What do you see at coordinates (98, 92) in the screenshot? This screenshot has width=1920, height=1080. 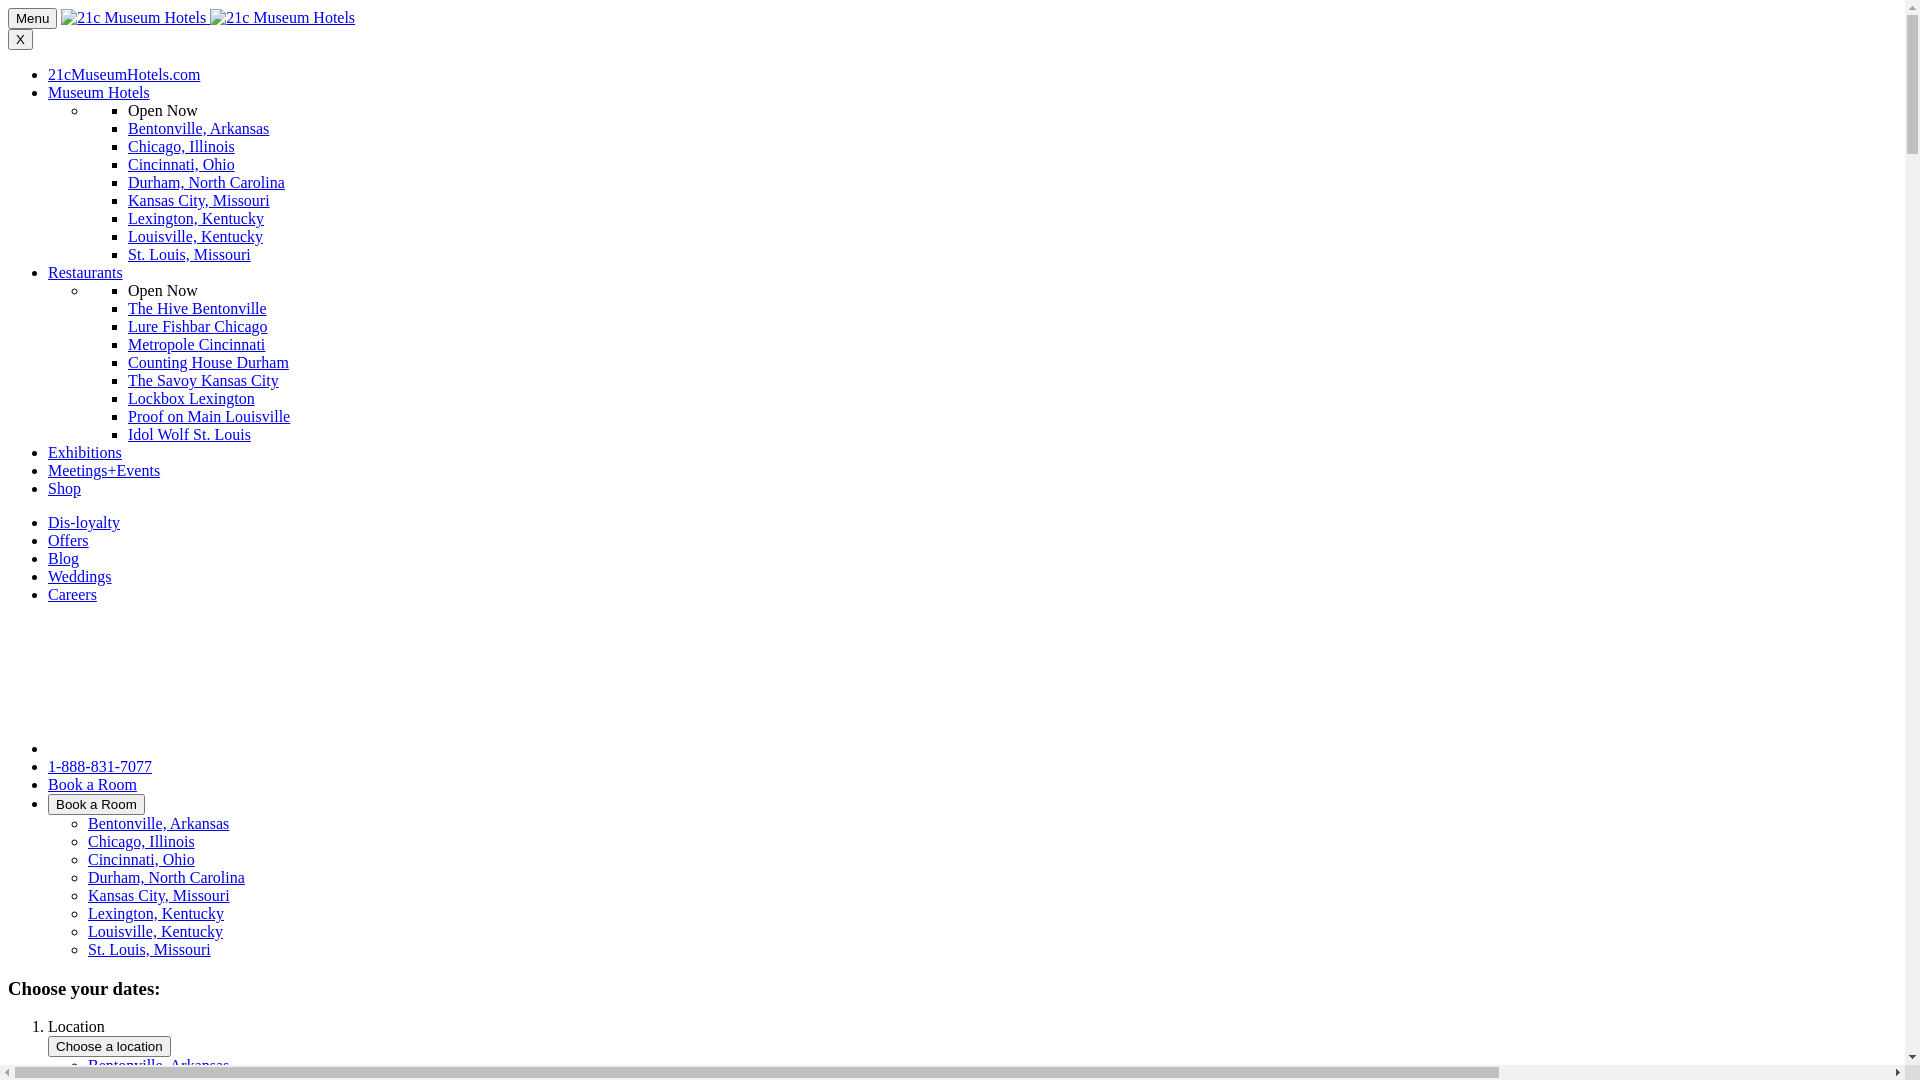 I see `'Museum Hotels'` at bounding box center [98, 92].